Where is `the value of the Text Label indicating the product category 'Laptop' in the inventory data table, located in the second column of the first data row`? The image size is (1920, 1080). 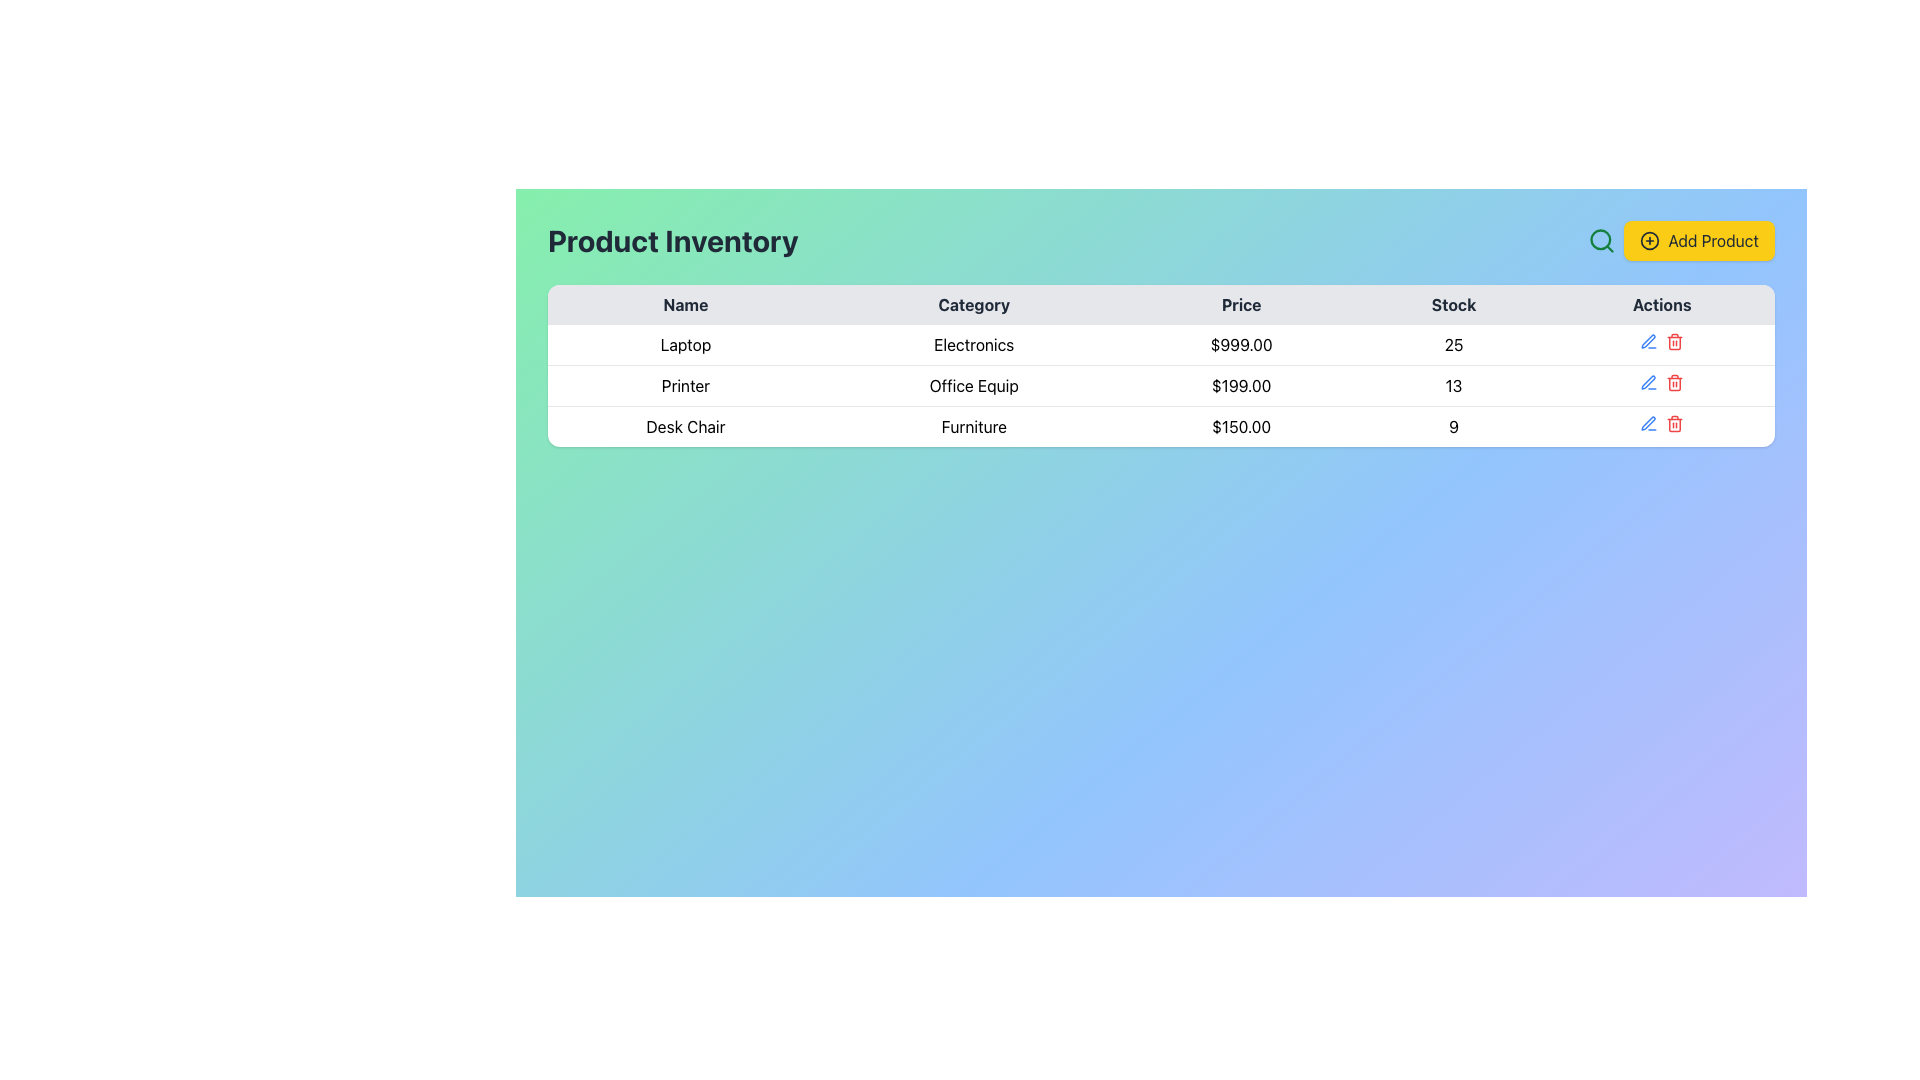
the value of the Text Label indicating the product category 'Laptop' in the inventory data table, located in the second column of the first data row is located at coordinates (974, 344).